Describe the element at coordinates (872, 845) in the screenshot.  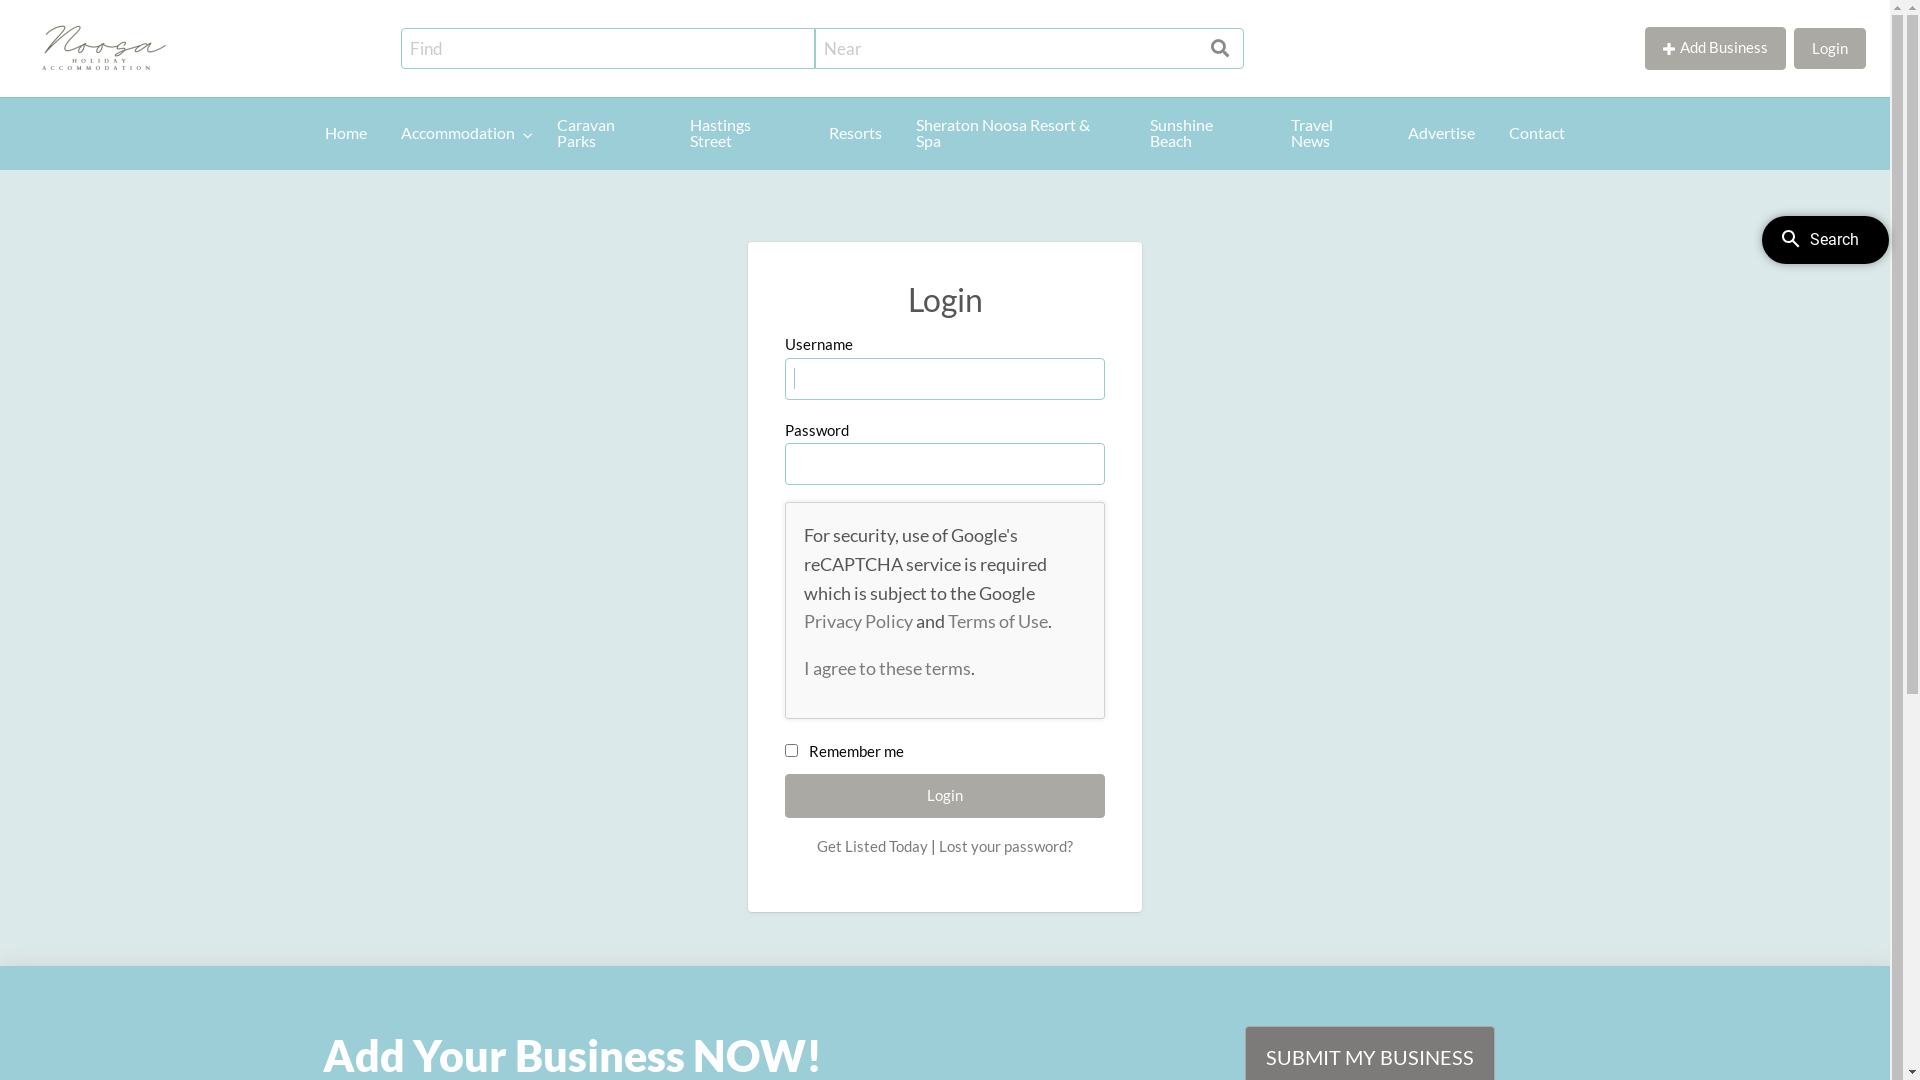
I see `'Get Listed Today'` at that location.